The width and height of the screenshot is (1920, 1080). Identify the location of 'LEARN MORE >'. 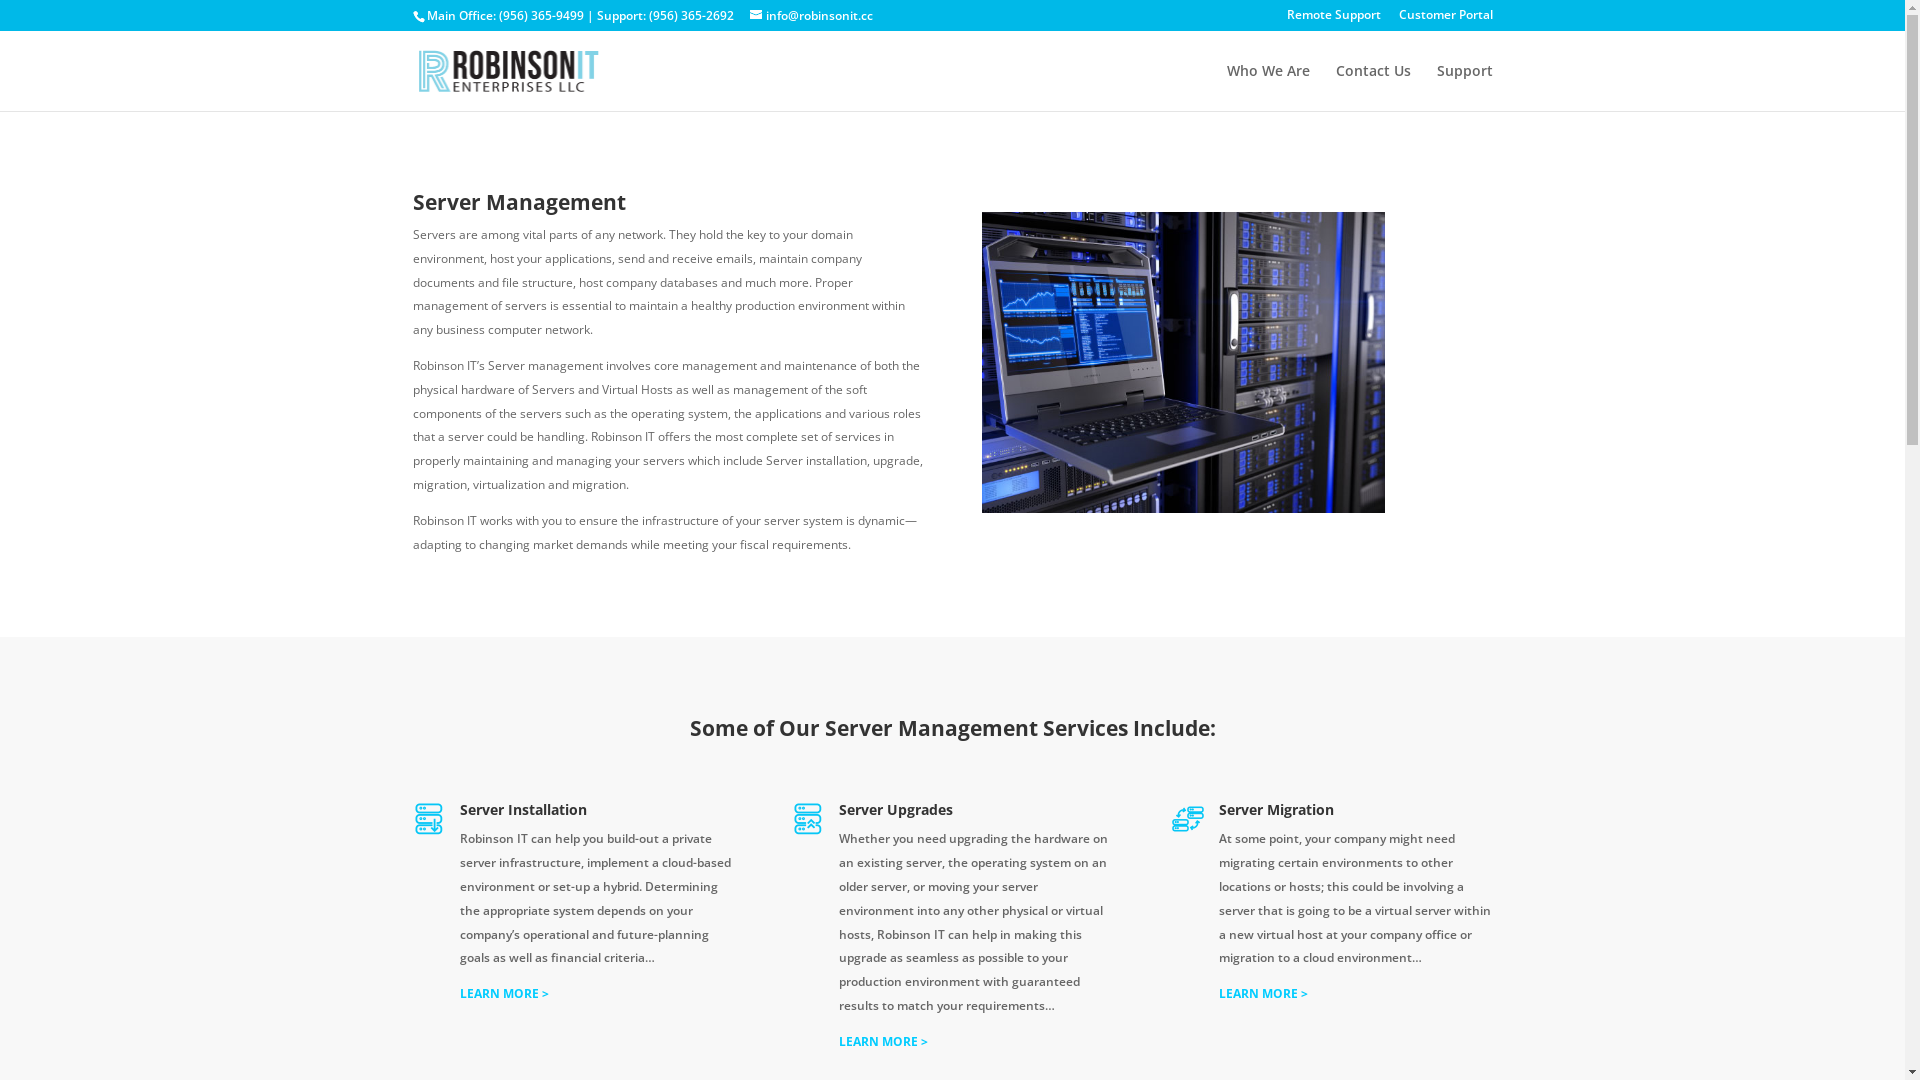
(504, 993).